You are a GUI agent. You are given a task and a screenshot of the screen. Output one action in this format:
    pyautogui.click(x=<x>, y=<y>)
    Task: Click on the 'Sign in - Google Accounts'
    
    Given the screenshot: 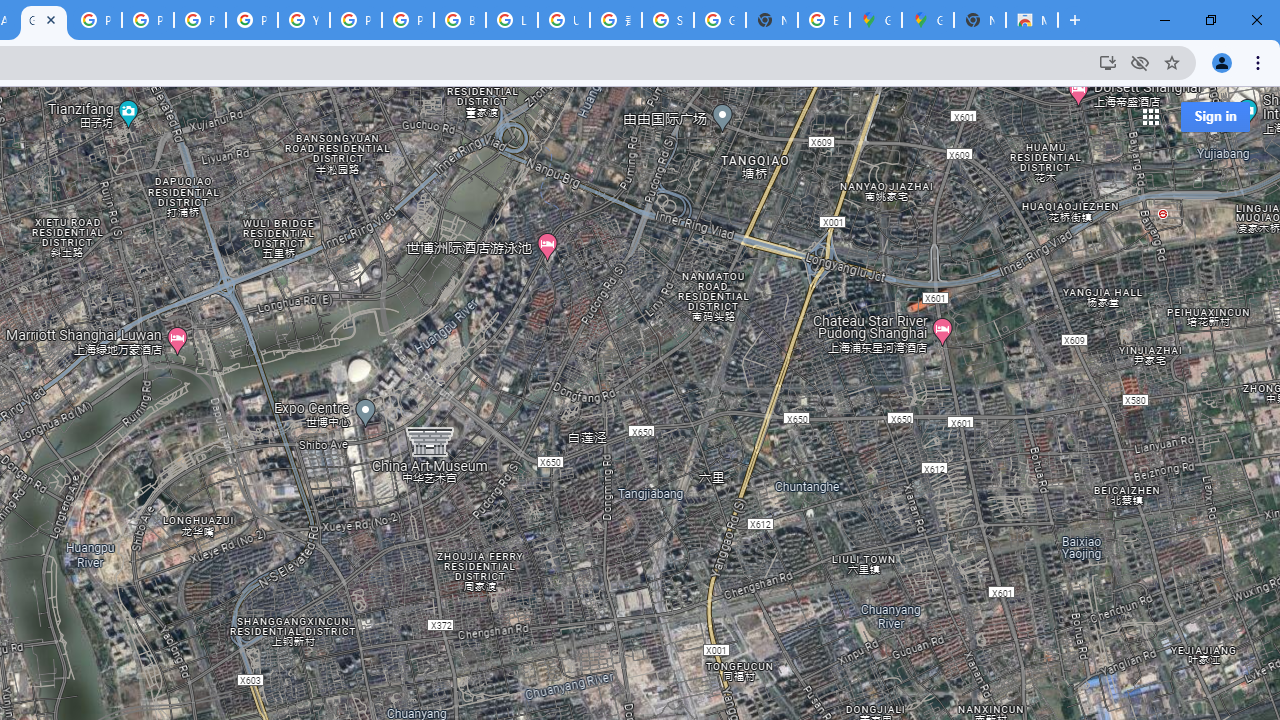 What is the action you would take?
    pyautogui.click(x=668, y=20)
    